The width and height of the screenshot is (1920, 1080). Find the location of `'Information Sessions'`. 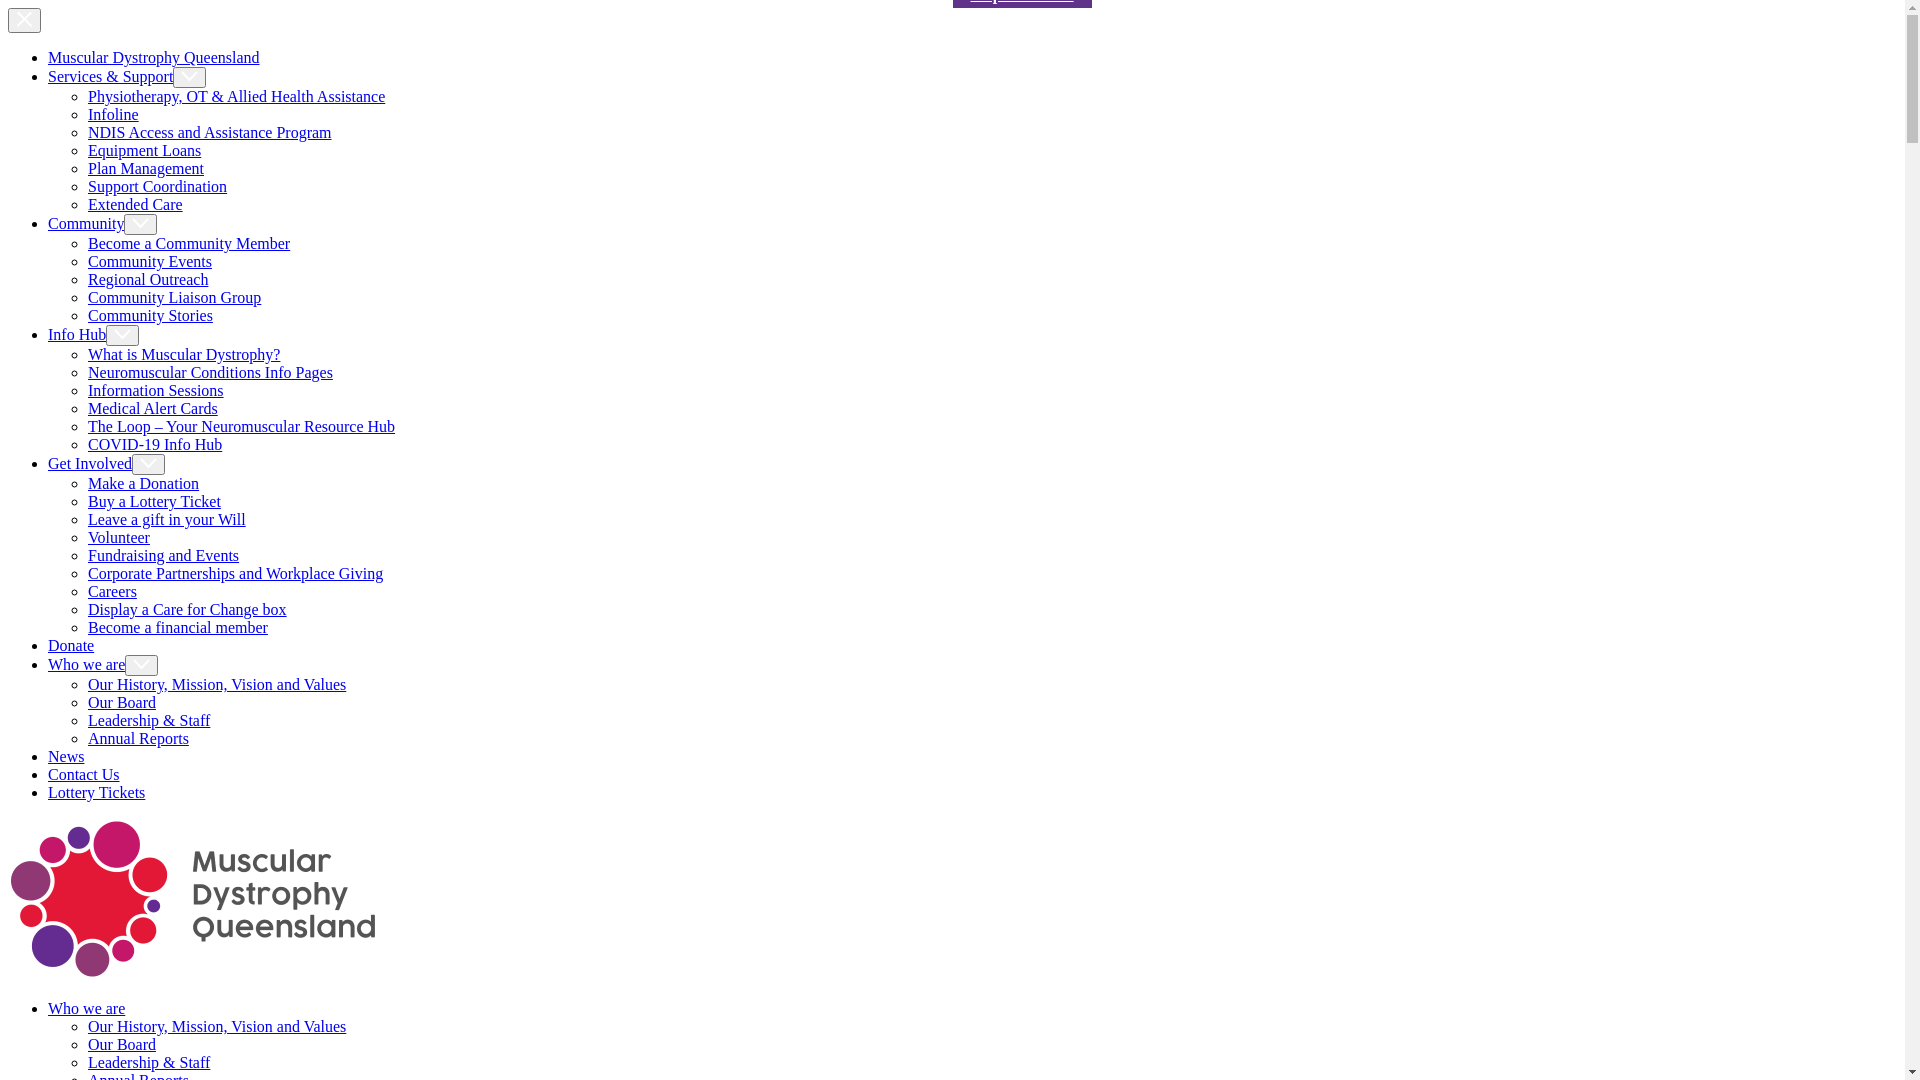

'Information Sessions' is located at coordinates (155, 390).